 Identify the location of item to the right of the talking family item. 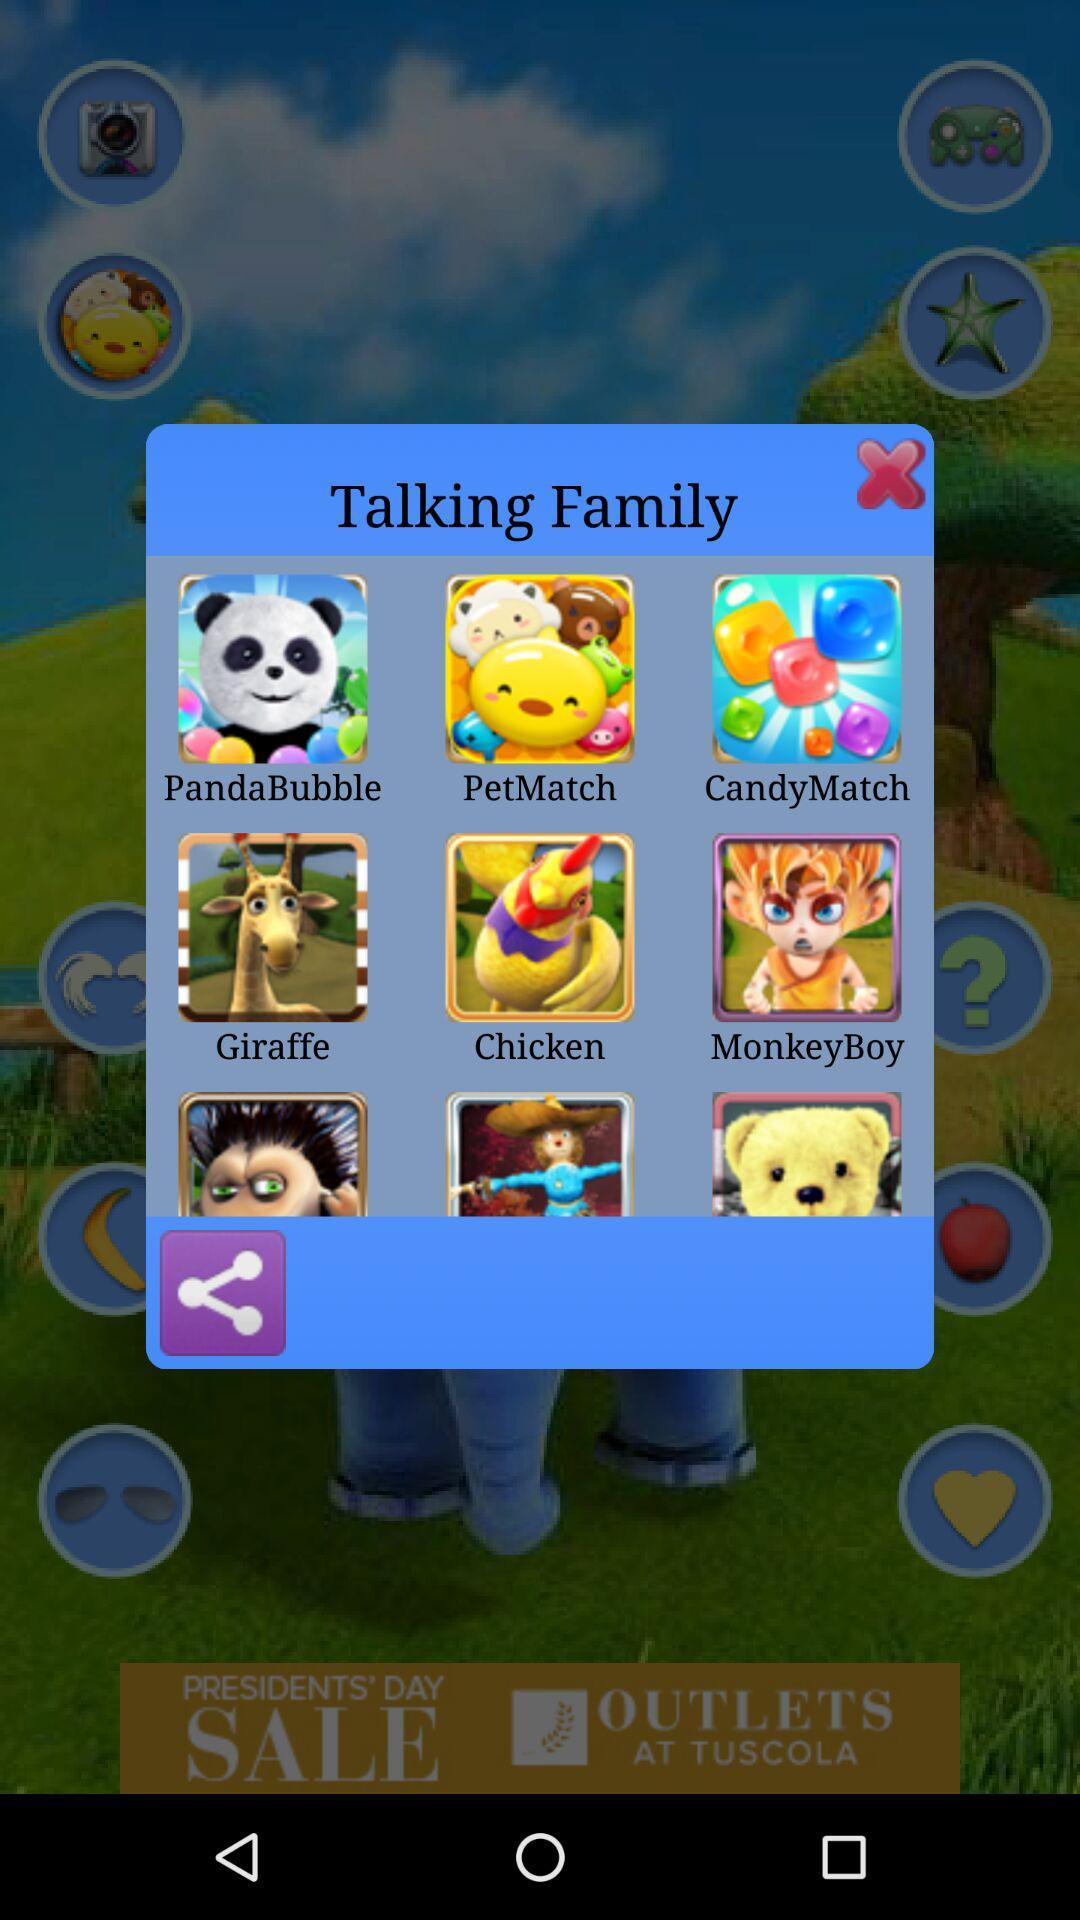
(890, 472).